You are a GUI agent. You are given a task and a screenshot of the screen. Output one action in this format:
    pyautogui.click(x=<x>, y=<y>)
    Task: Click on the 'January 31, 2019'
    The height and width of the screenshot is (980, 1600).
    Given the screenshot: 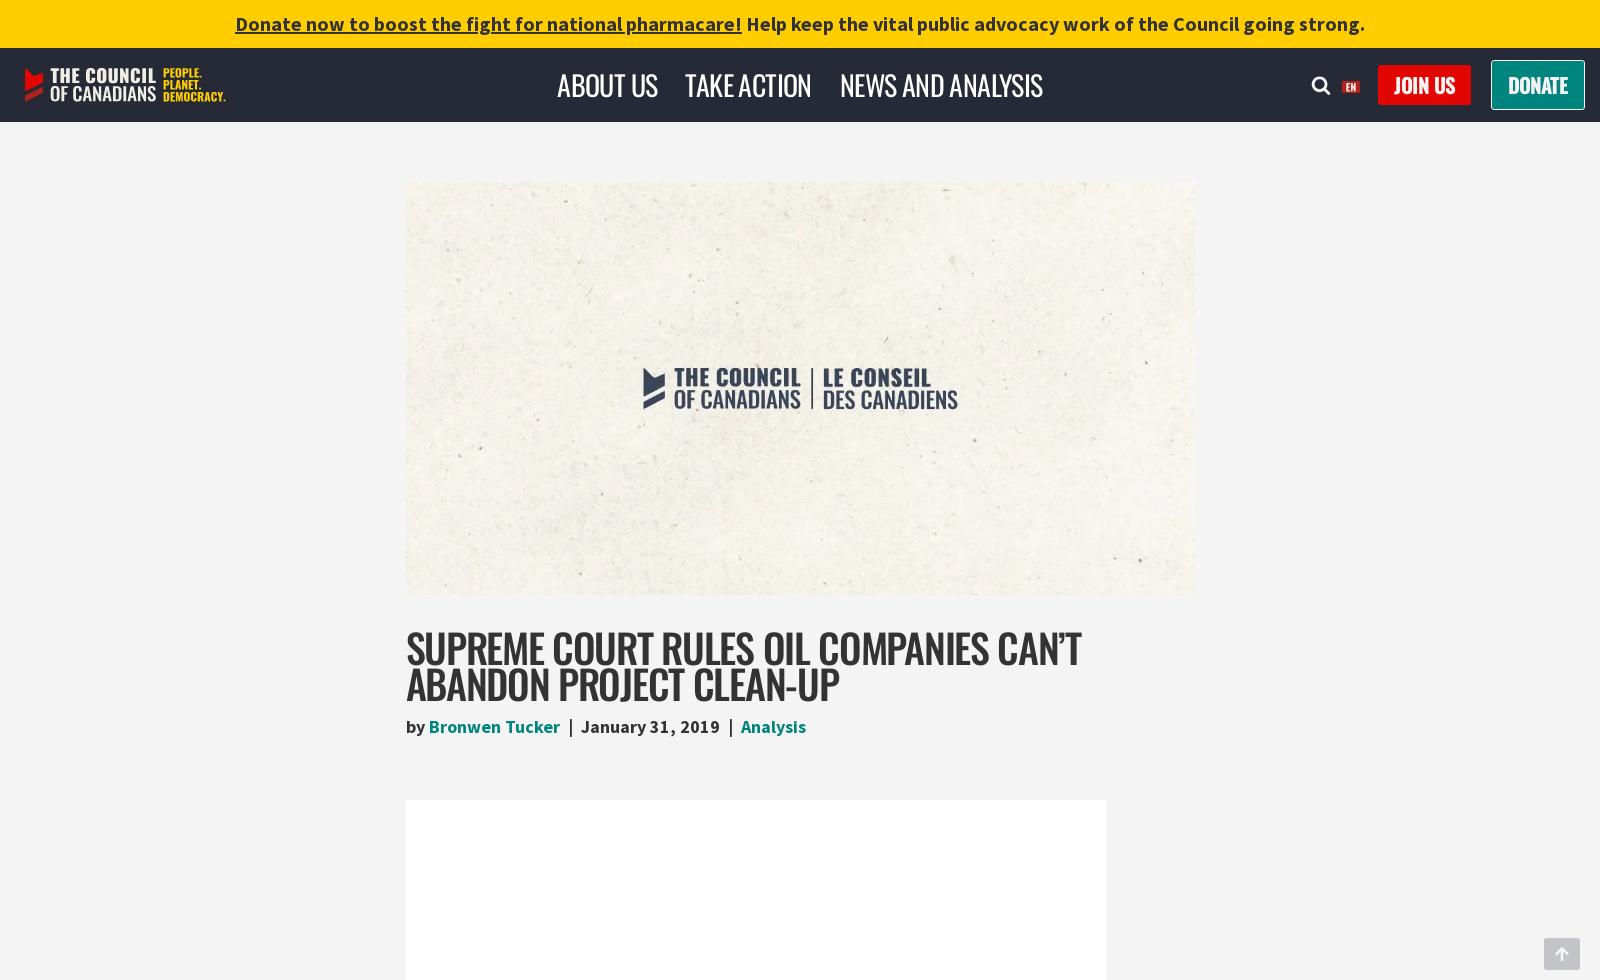 What is the action you would take?
    pyautogui.click(x=649, y=725)
    